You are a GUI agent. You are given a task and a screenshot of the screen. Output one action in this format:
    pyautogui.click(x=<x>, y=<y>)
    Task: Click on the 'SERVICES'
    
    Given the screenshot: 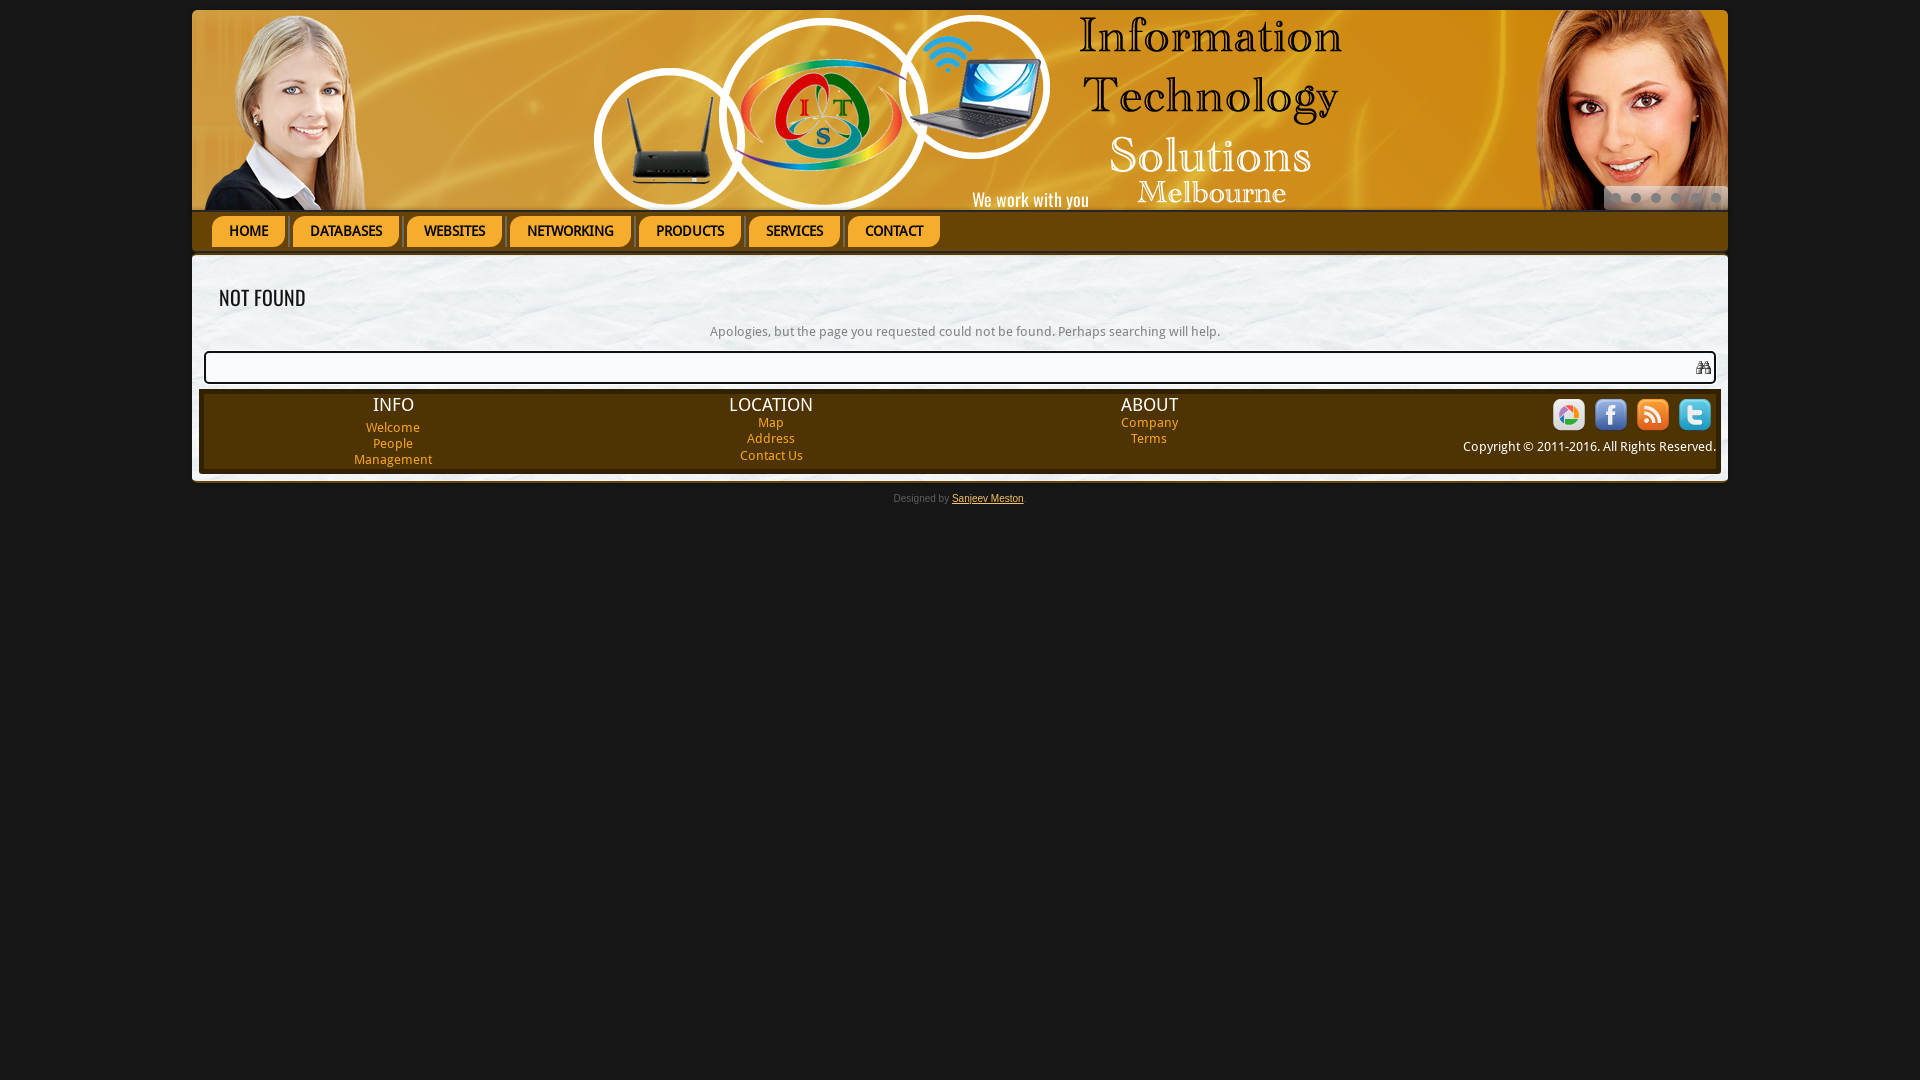 What is the action you would take?
    pyautogui.click(x=793, y=230)
    